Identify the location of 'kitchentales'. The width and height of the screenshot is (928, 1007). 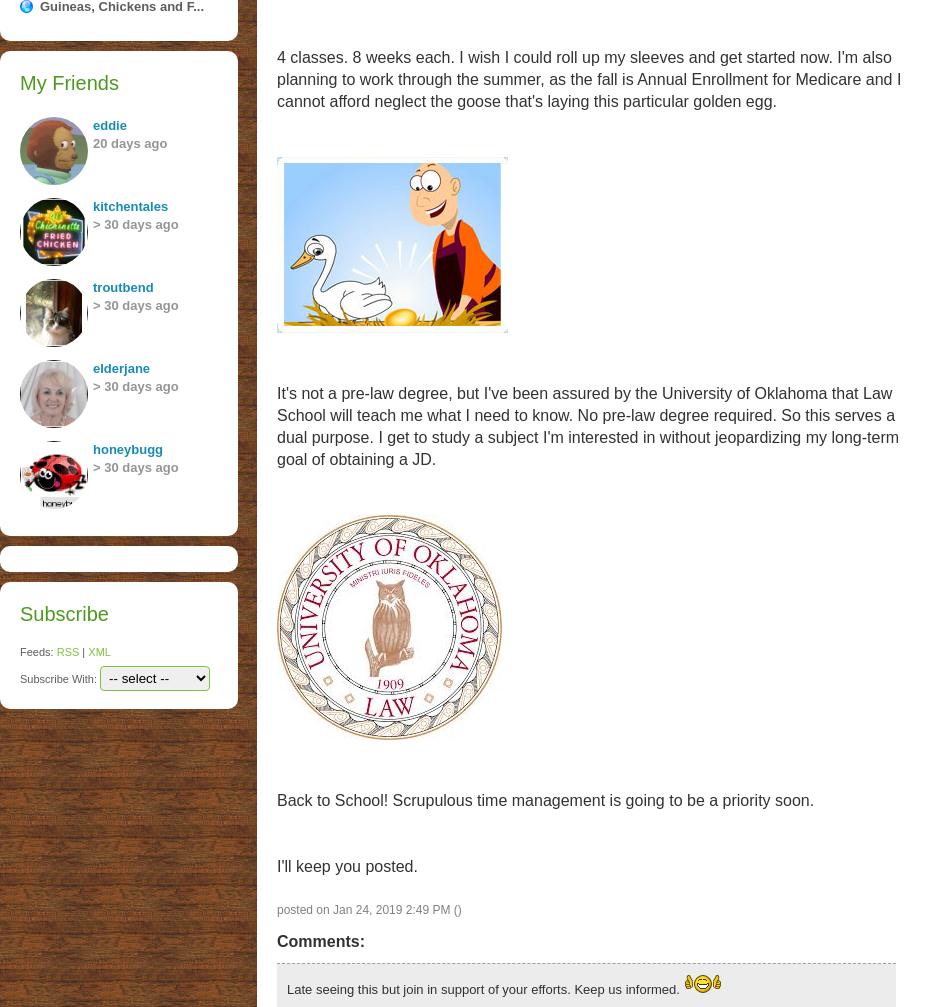
(130, 206).